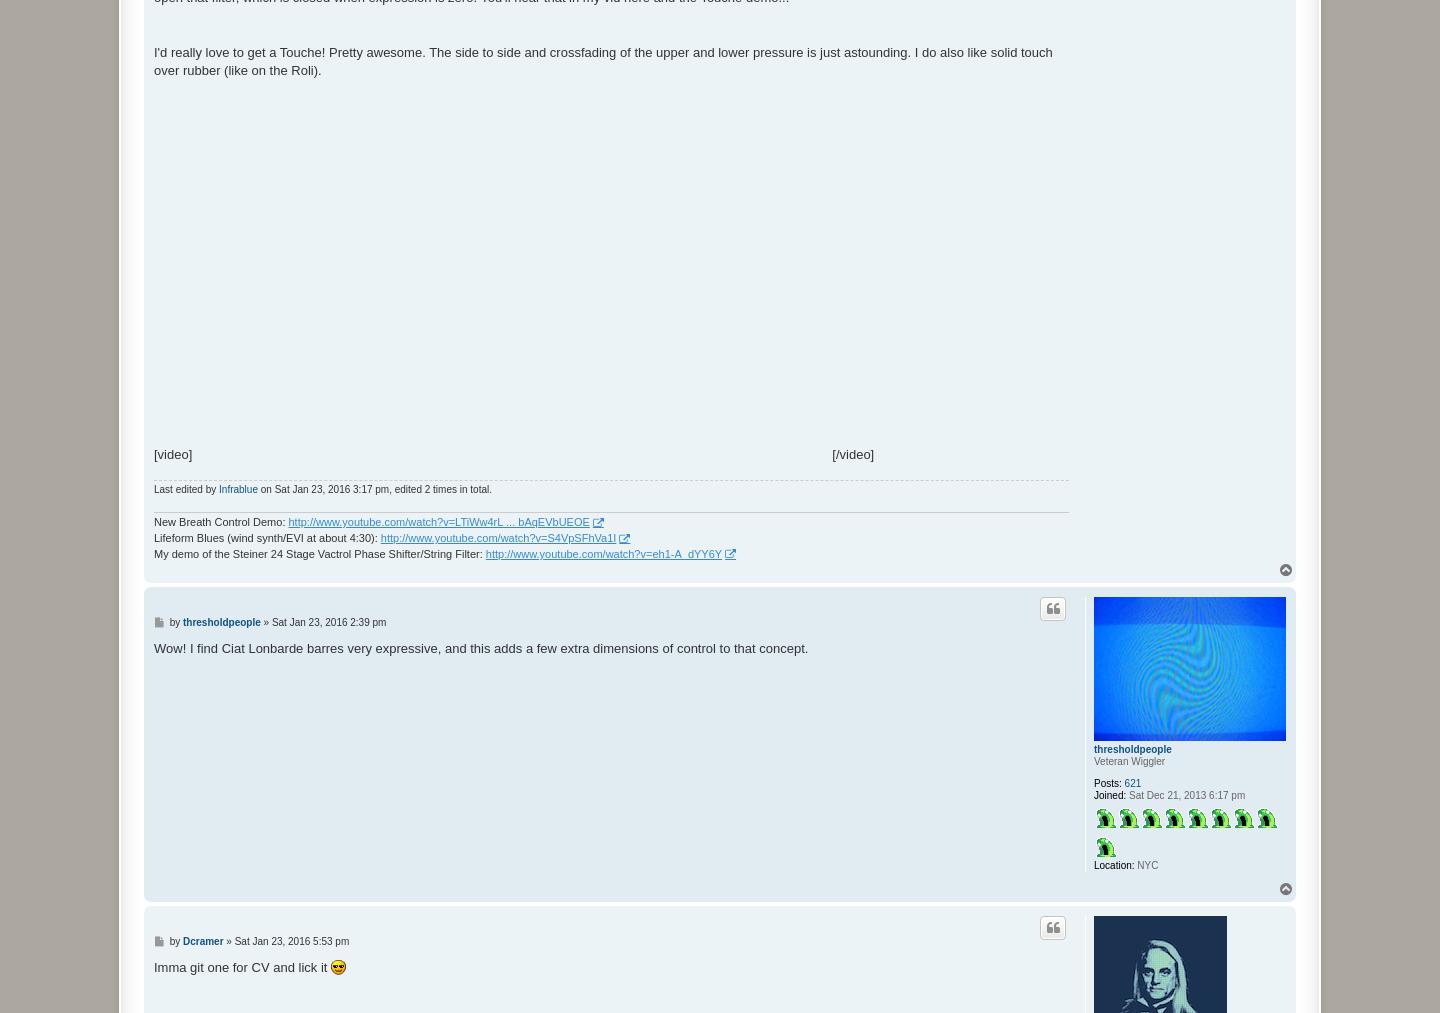 The image size is (1440, 1013). Describe the element at coordinates (171, 452) in the screenshot. I see `'[video]'` at that location.